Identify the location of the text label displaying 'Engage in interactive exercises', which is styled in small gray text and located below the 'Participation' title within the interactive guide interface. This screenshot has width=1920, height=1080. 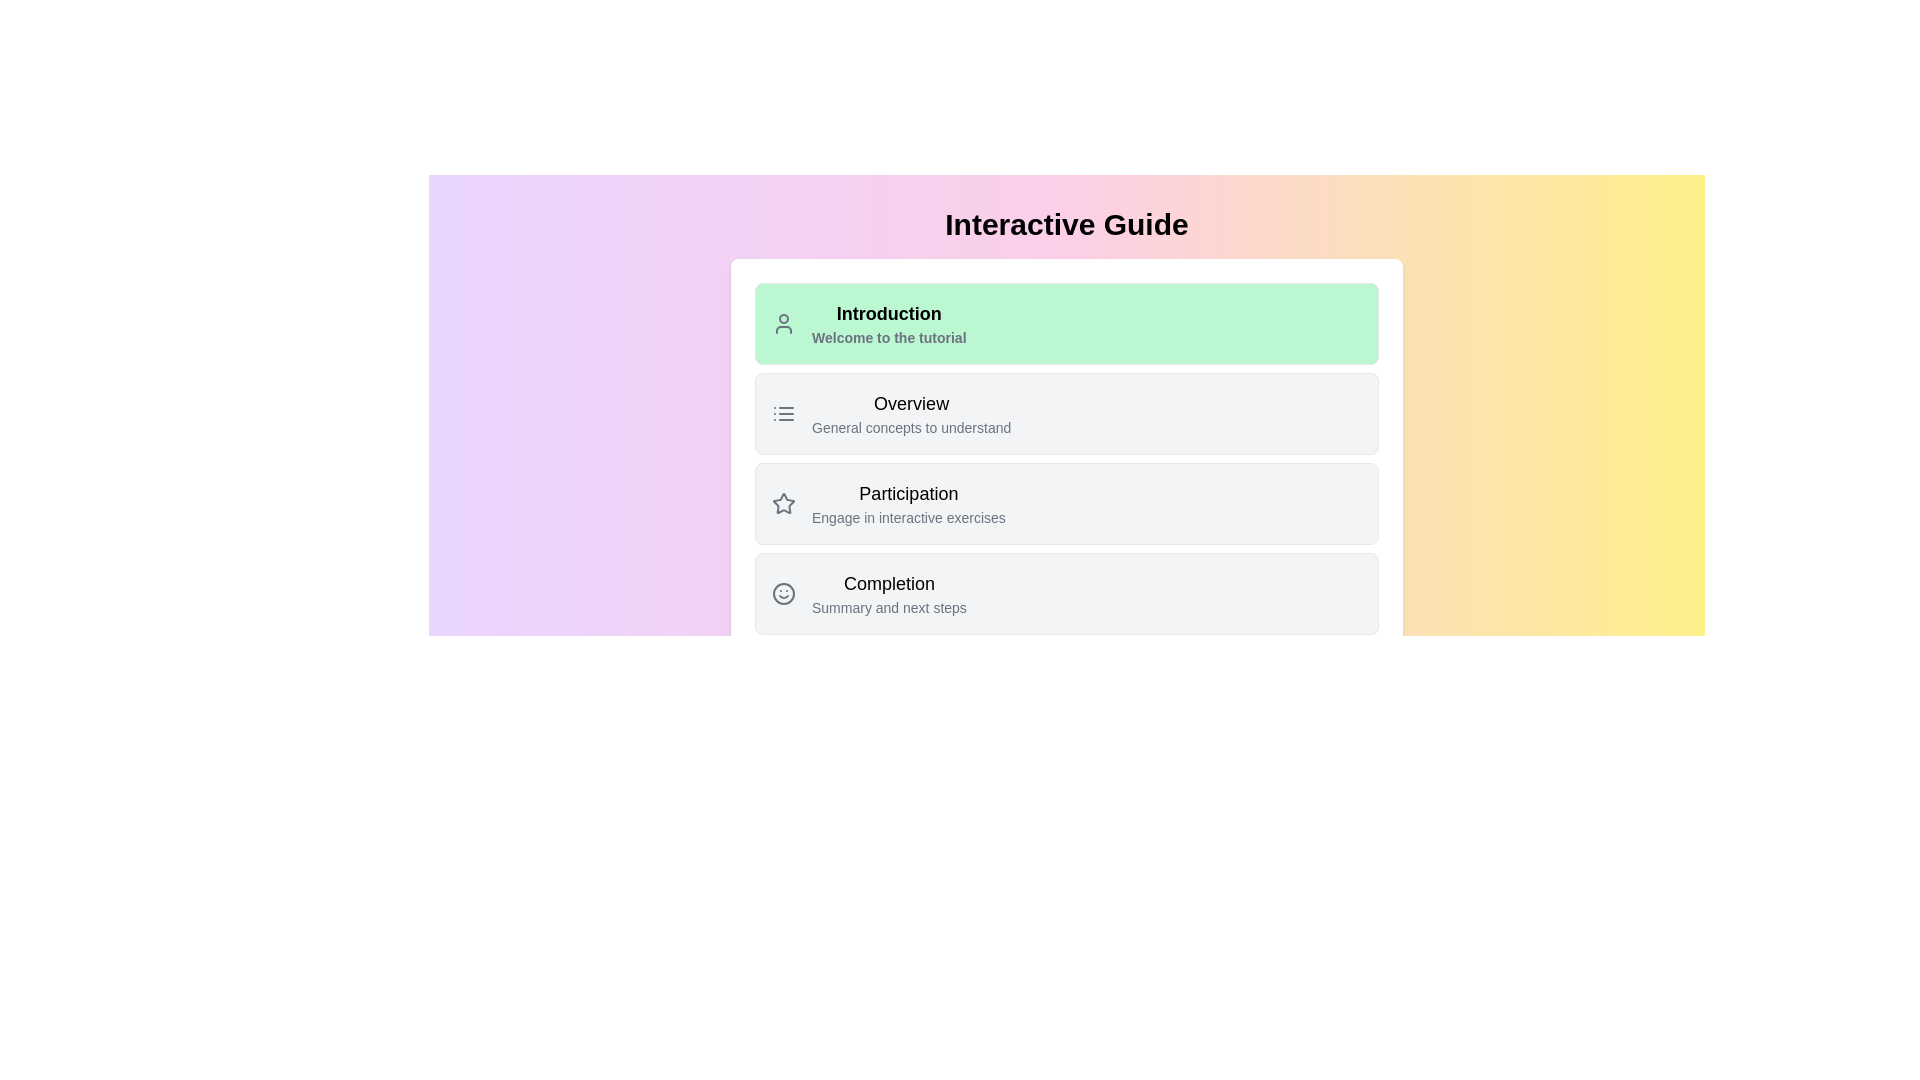
(907, 516).